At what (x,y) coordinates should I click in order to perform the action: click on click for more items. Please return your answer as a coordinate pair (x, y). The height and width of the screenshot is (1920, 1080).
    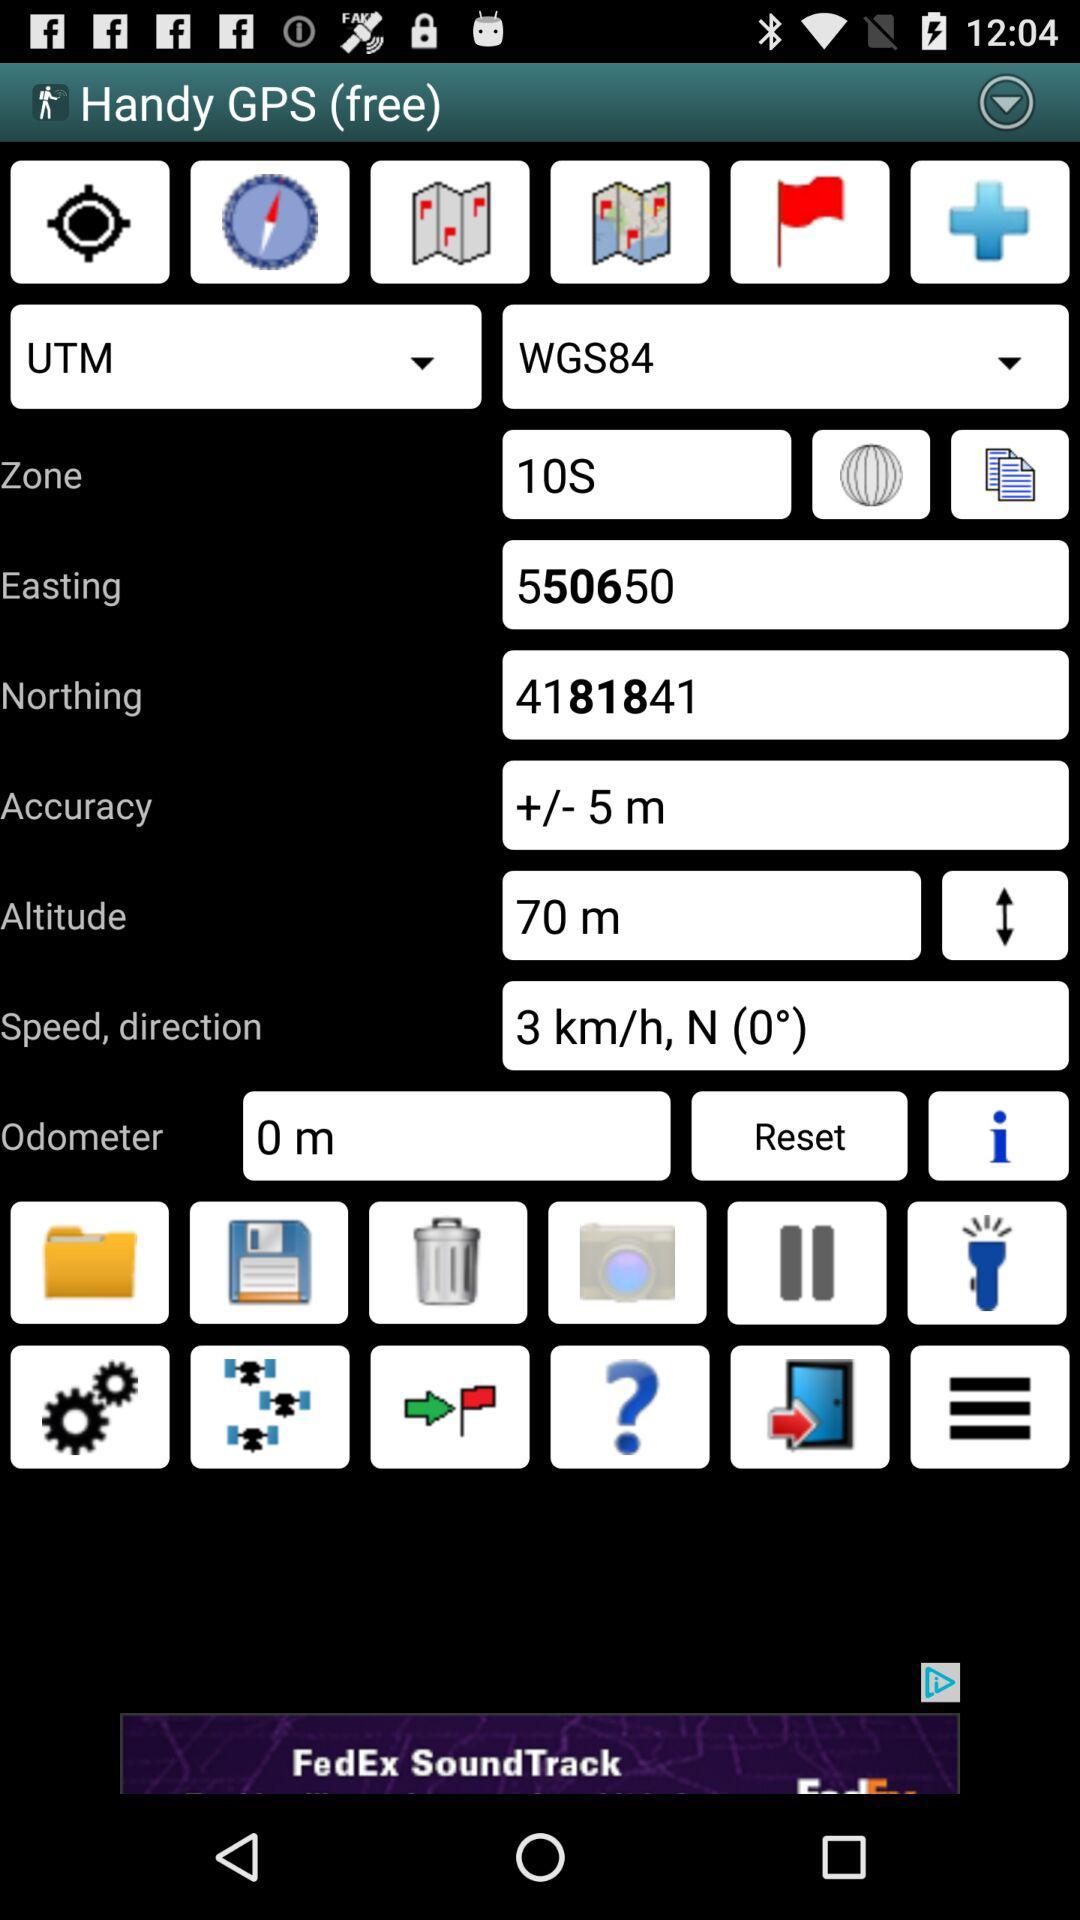
    Looking at the image, I should click on (990, 1405).